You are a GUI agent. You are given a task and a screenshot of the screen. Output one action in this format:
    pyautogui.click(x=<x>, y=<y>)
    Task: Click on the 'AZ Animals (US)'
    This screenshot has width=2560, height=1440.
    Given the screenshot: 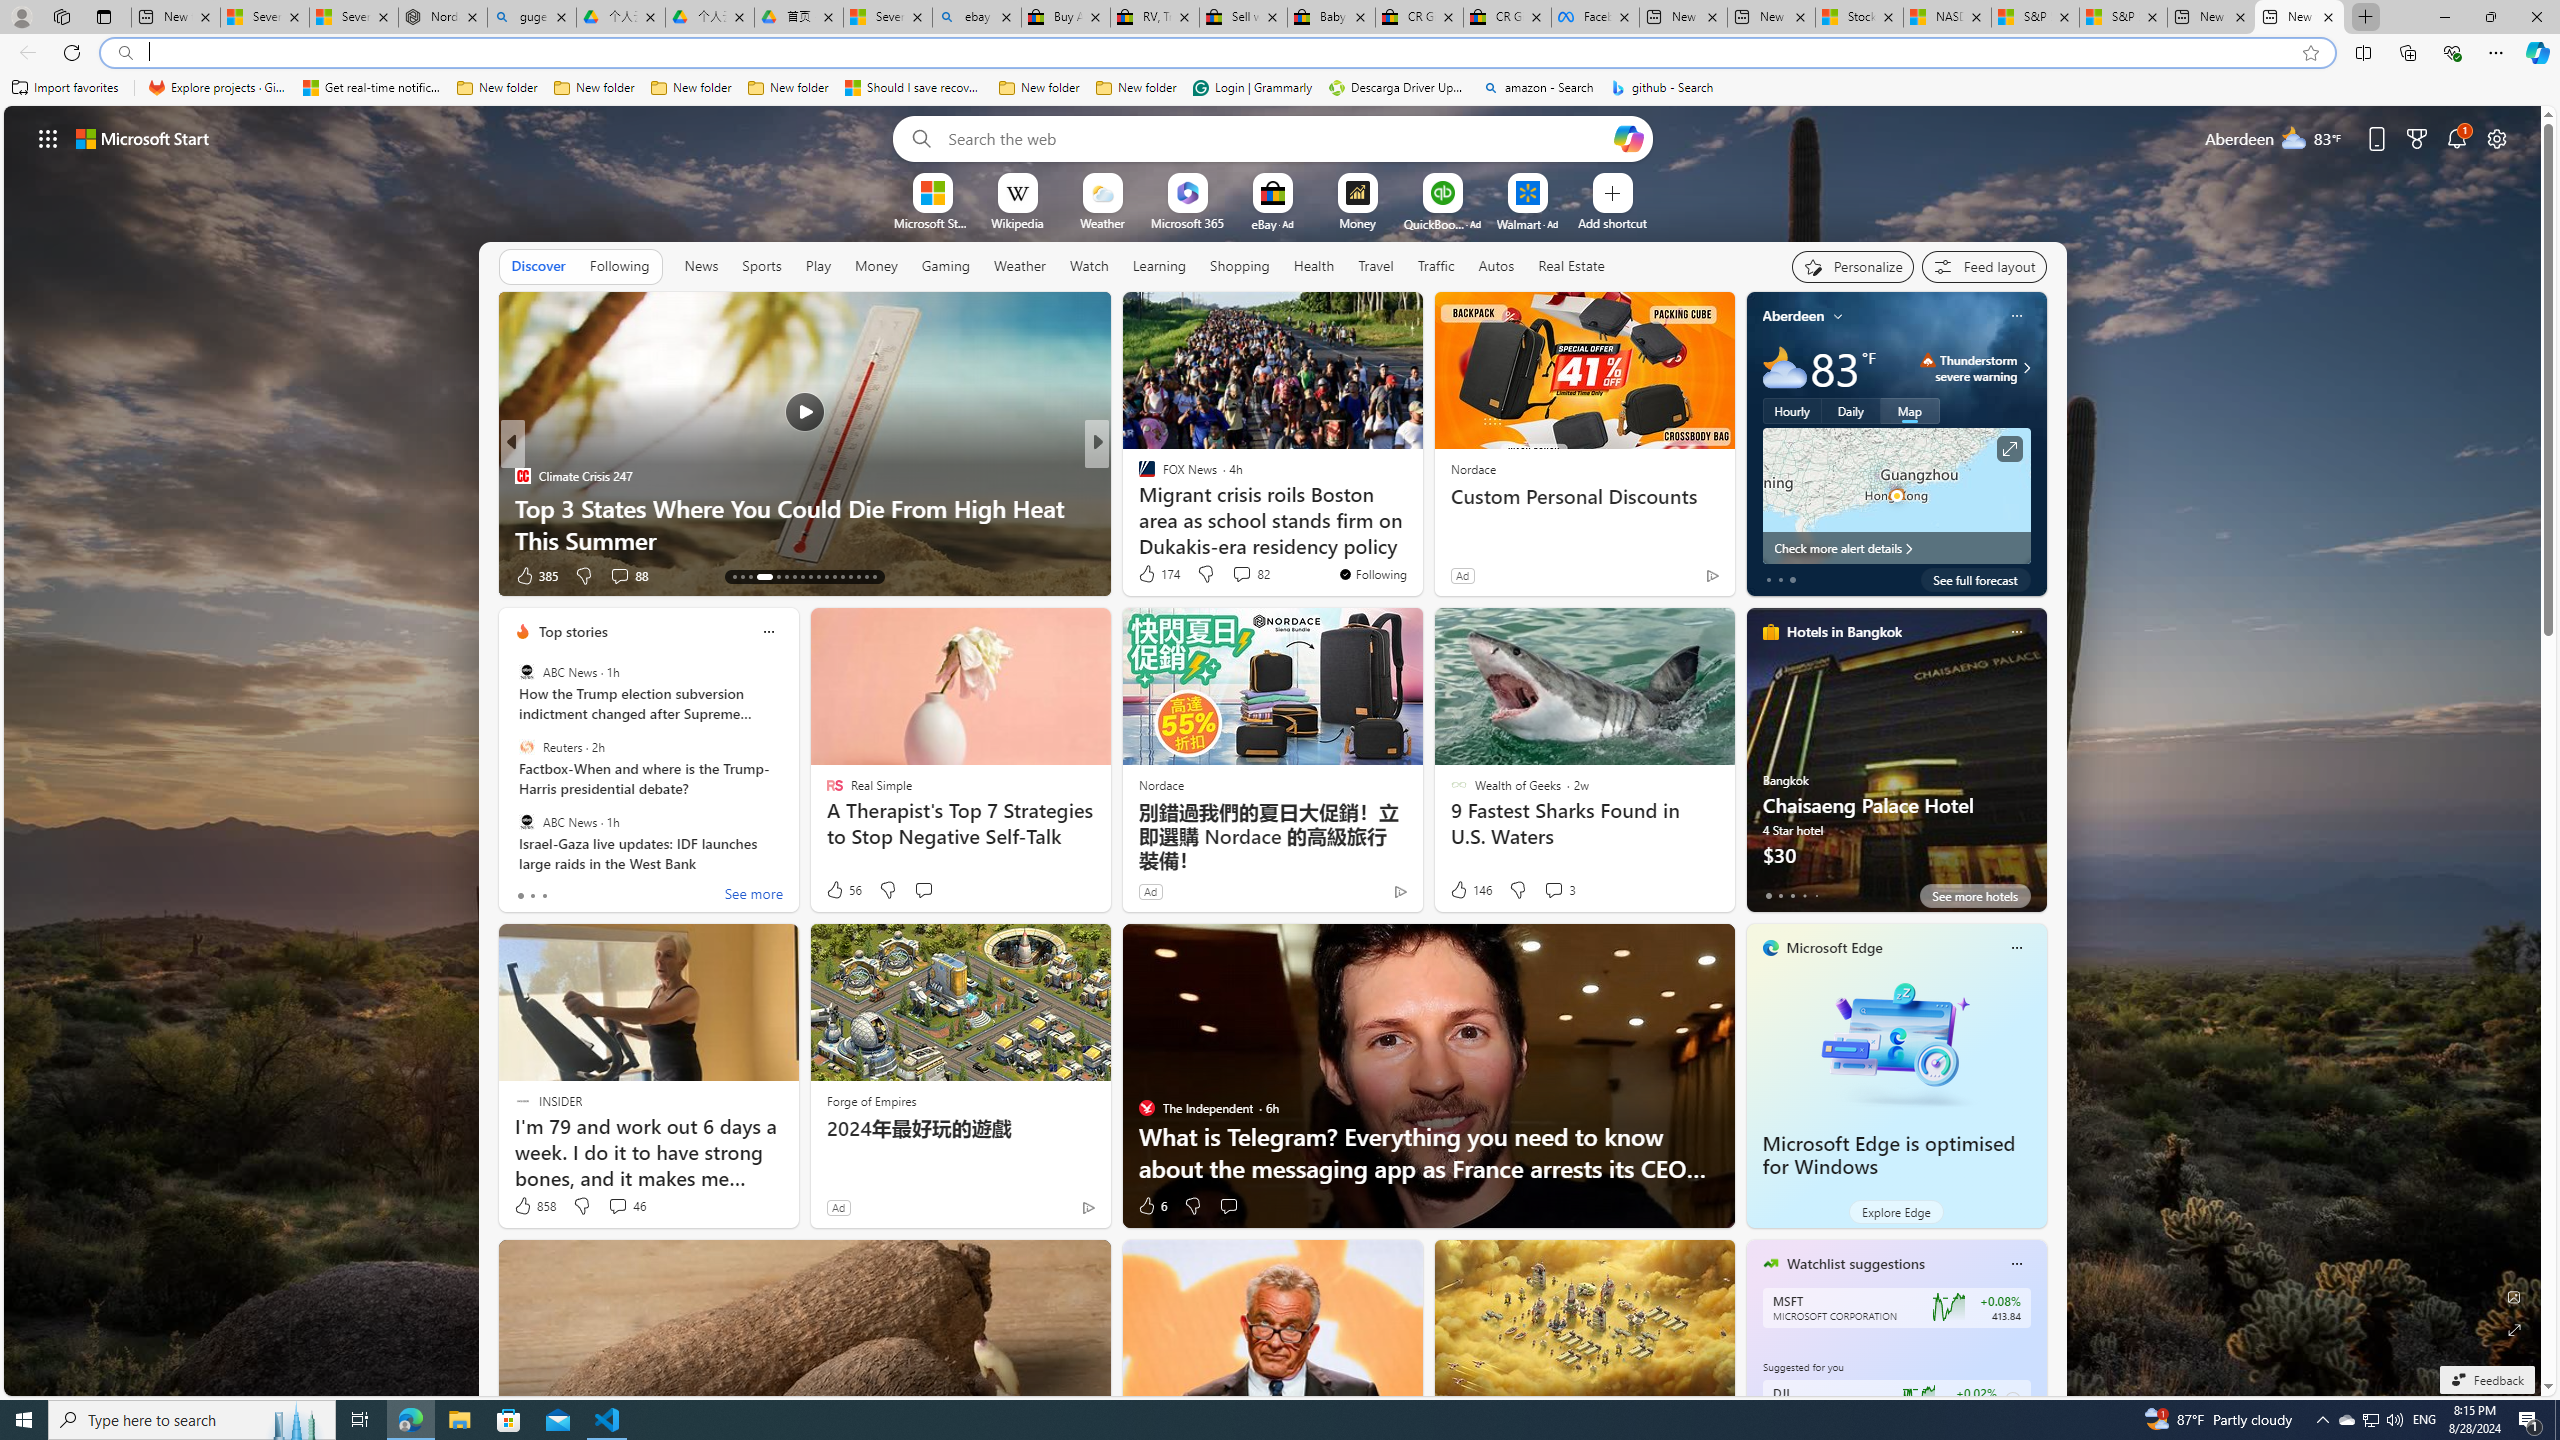 What is the action you would take?
    pyautogui.click(x=1137, y=506)
    